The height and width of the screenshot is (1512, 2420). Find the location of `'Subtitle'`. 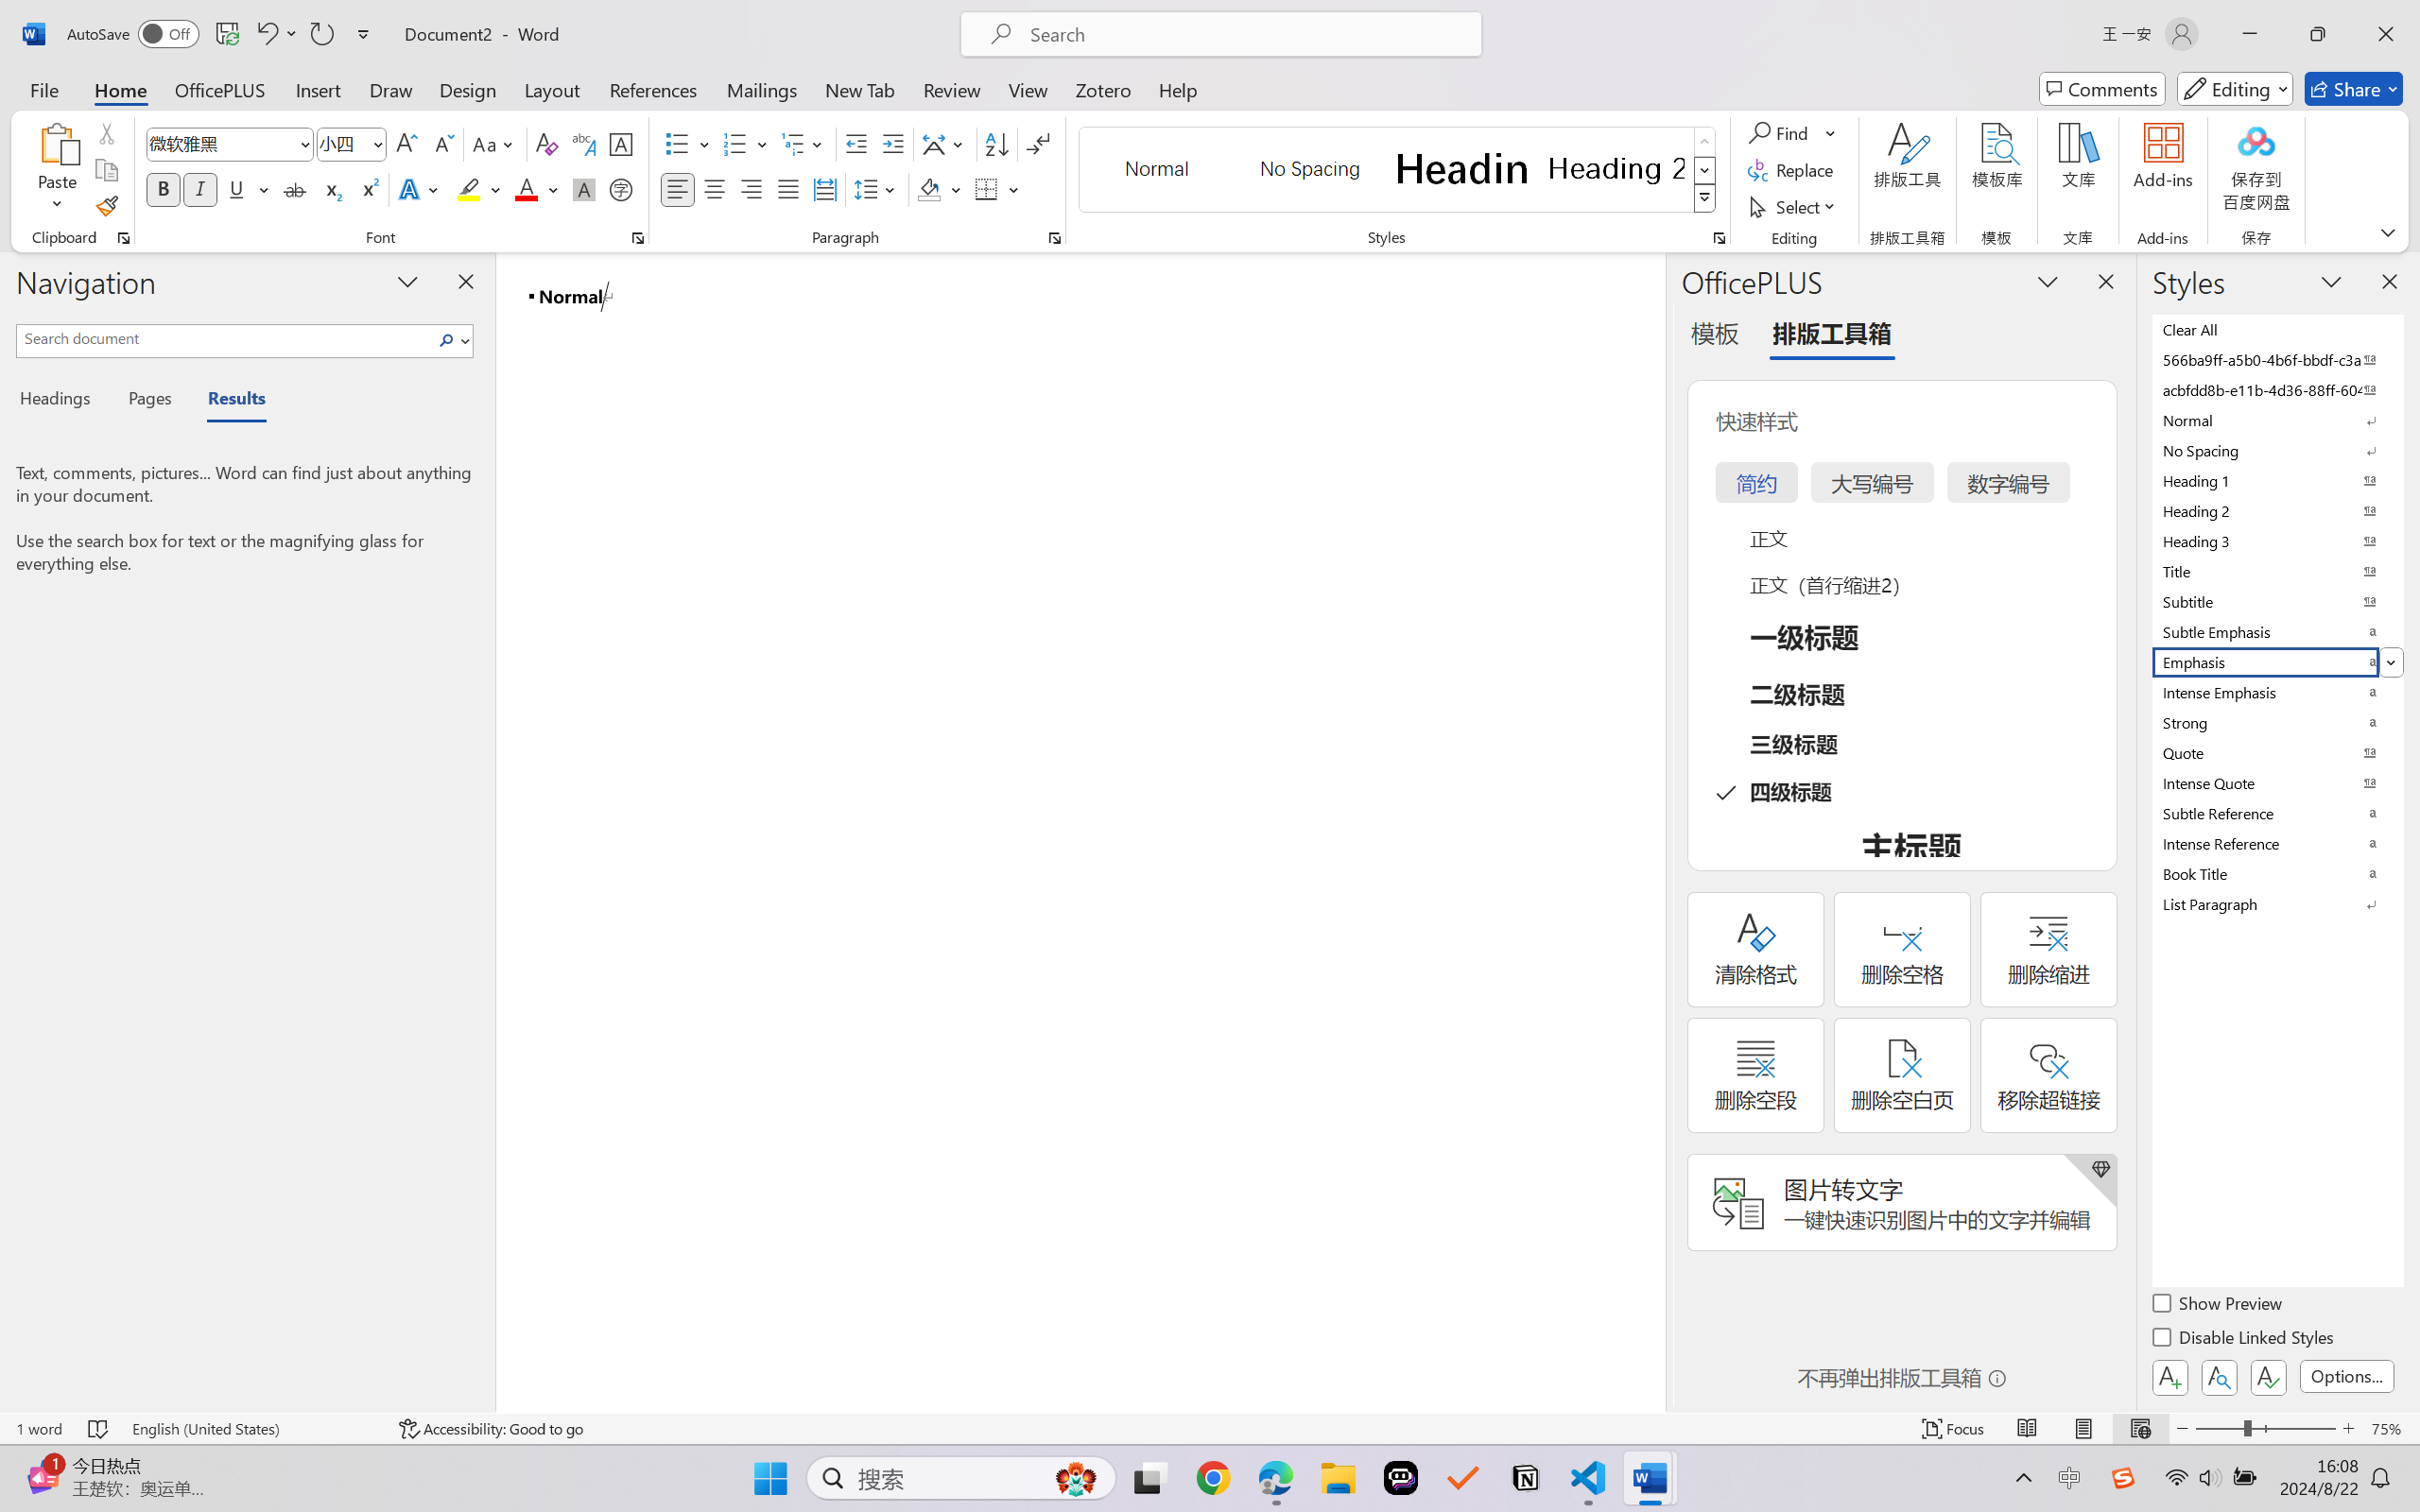

'Subtitle' is located at coordinates (2275, 601).